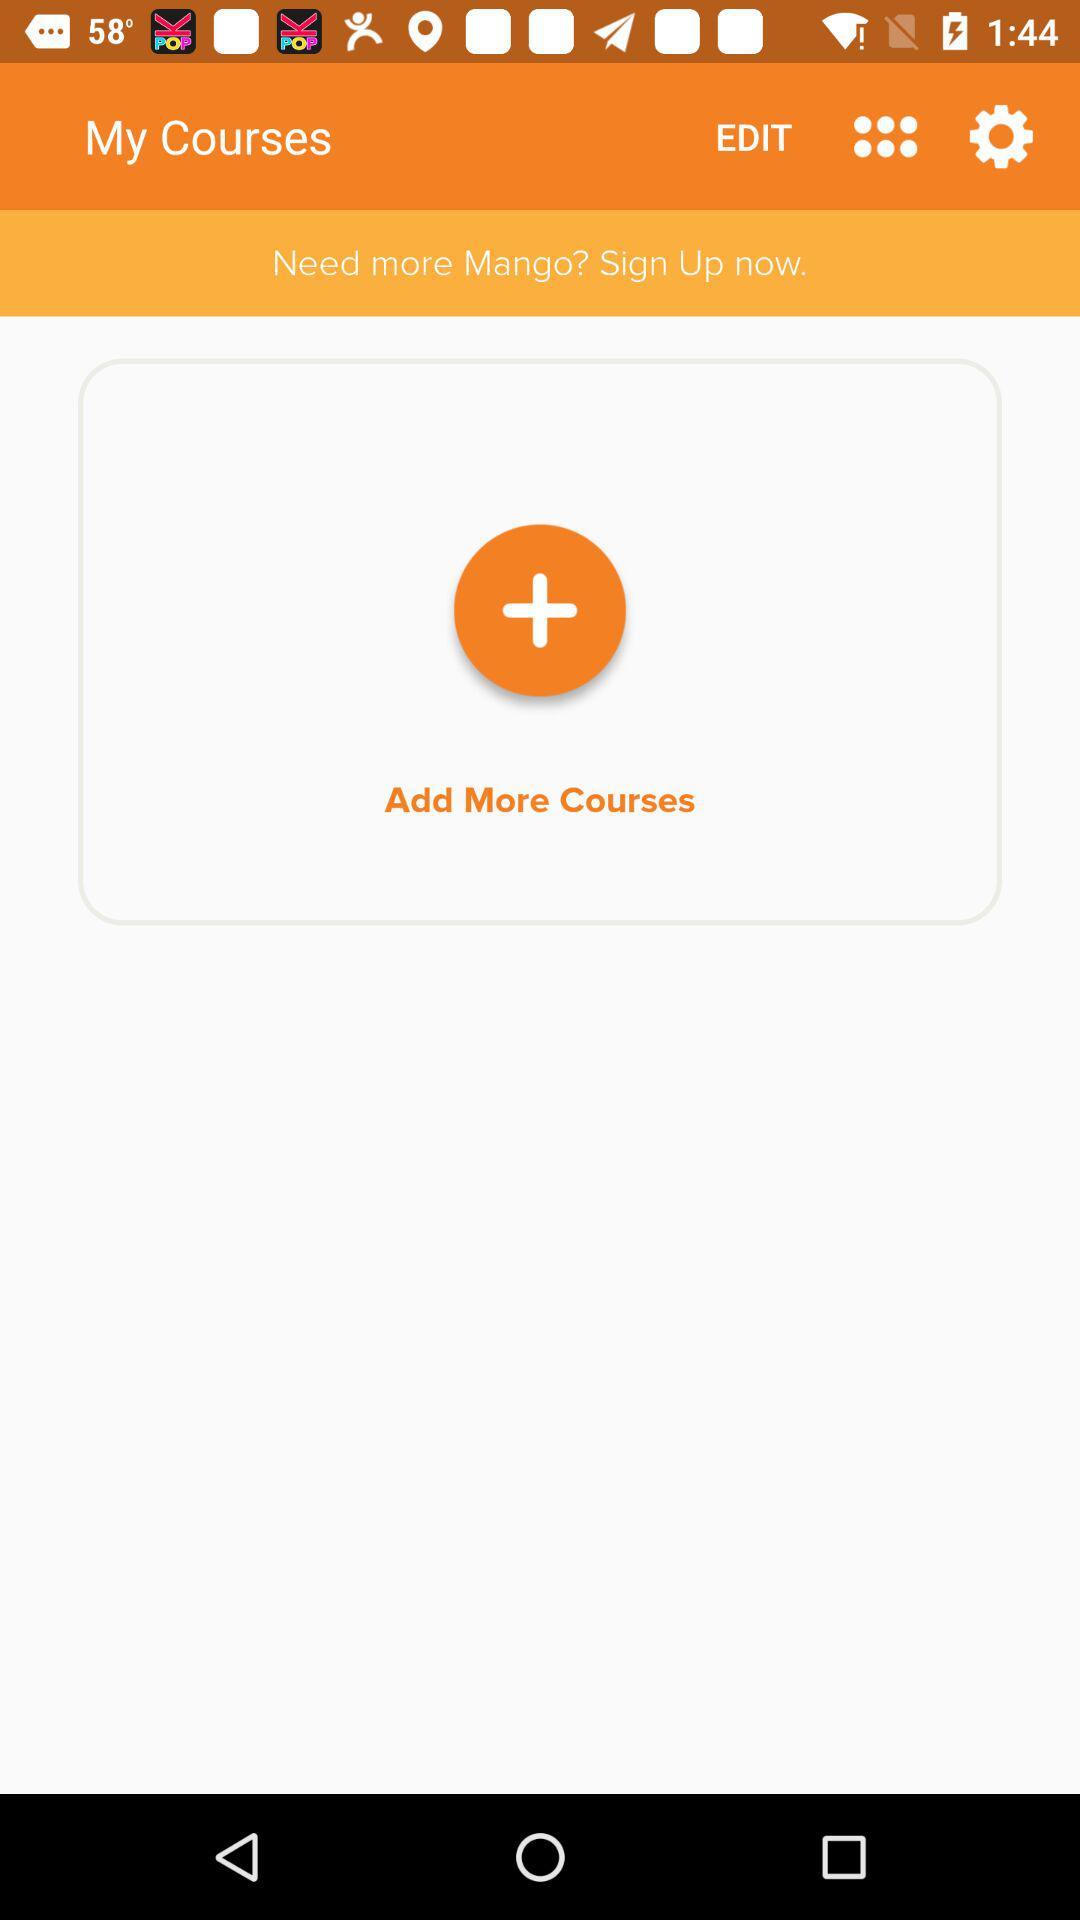 The height and width of the screenshot is (1920, 1080). What do you see at coordinates (884, 135) in the screenshot?
I see `all courses` at bounding box center [884, 135].